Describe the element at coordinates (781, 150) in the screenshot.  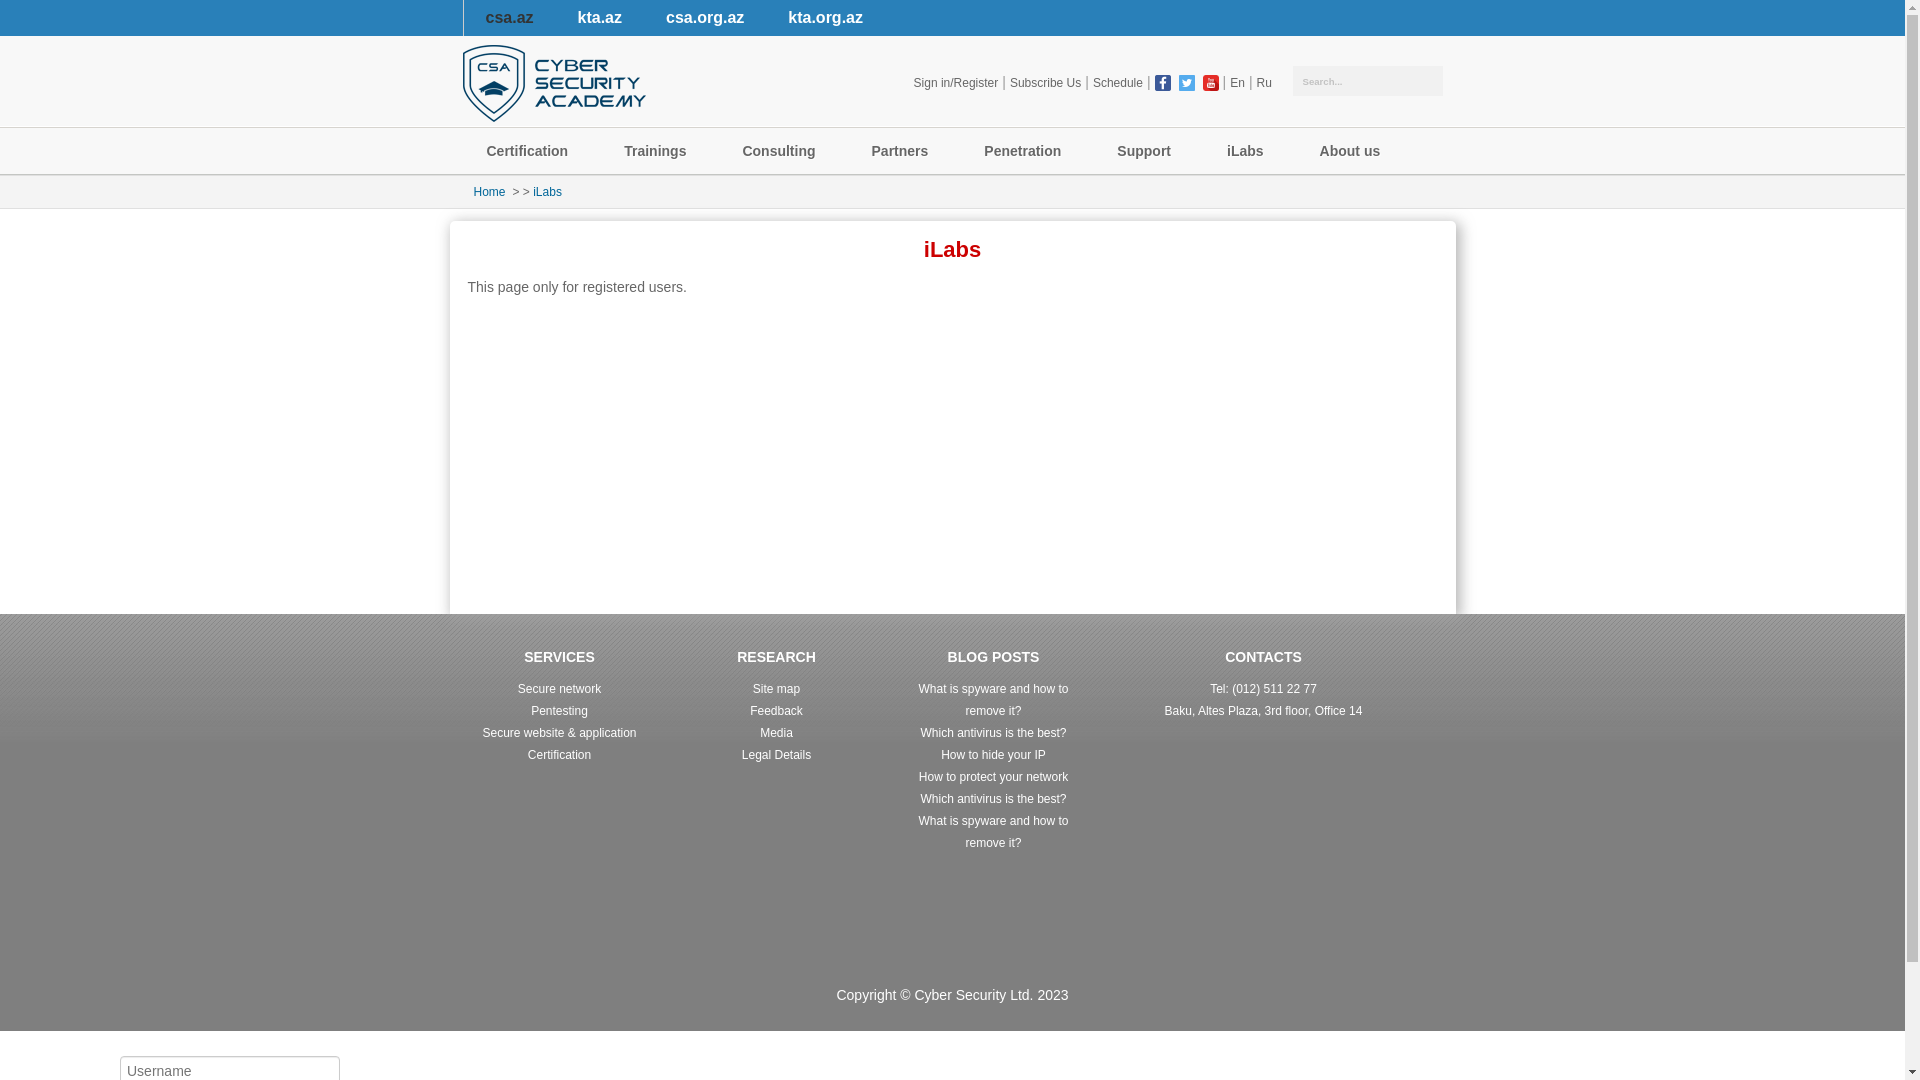
I see `'Consulting'` at that location.